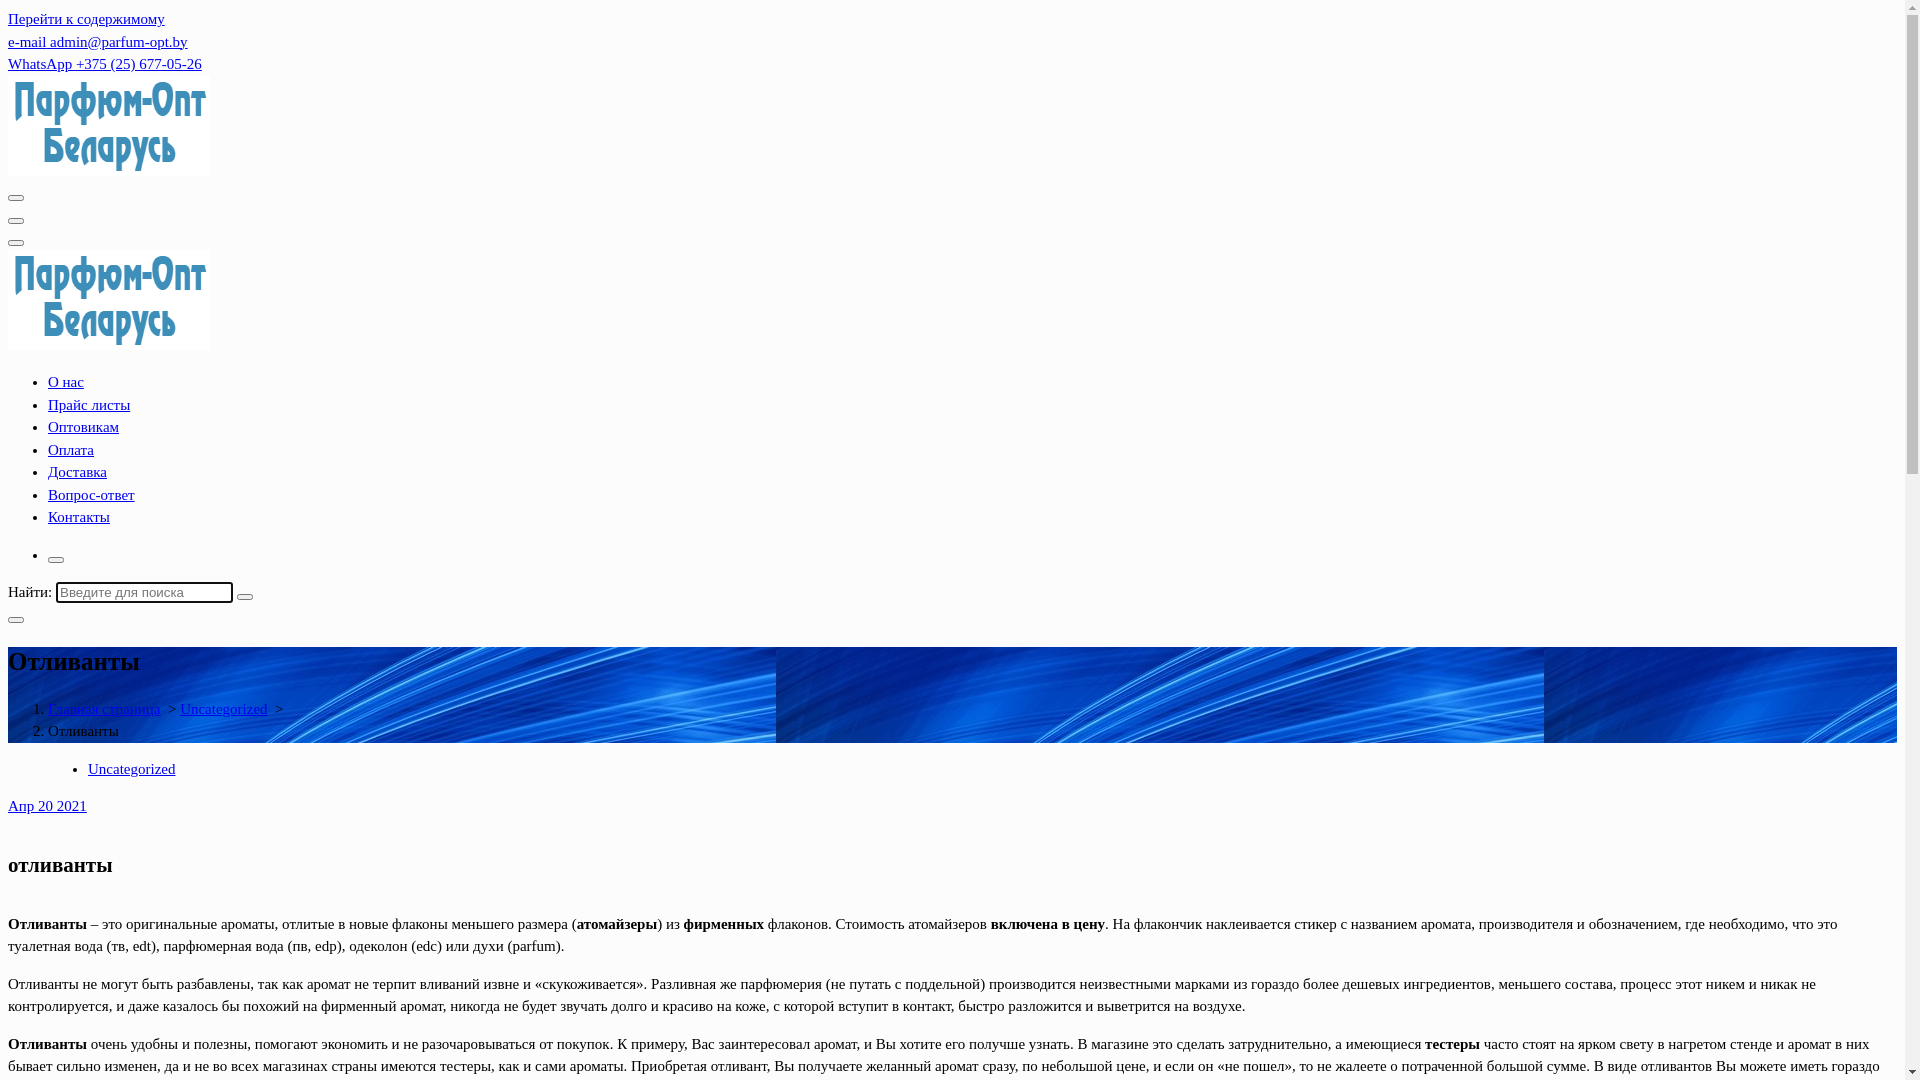 This screenshot has width=1920, height=1080. What do you see at coordinates (104, 63) in the screenshot?
I see `'WhatsApp +375 (25) 677-05-26'` at bounding box center [104, 63].